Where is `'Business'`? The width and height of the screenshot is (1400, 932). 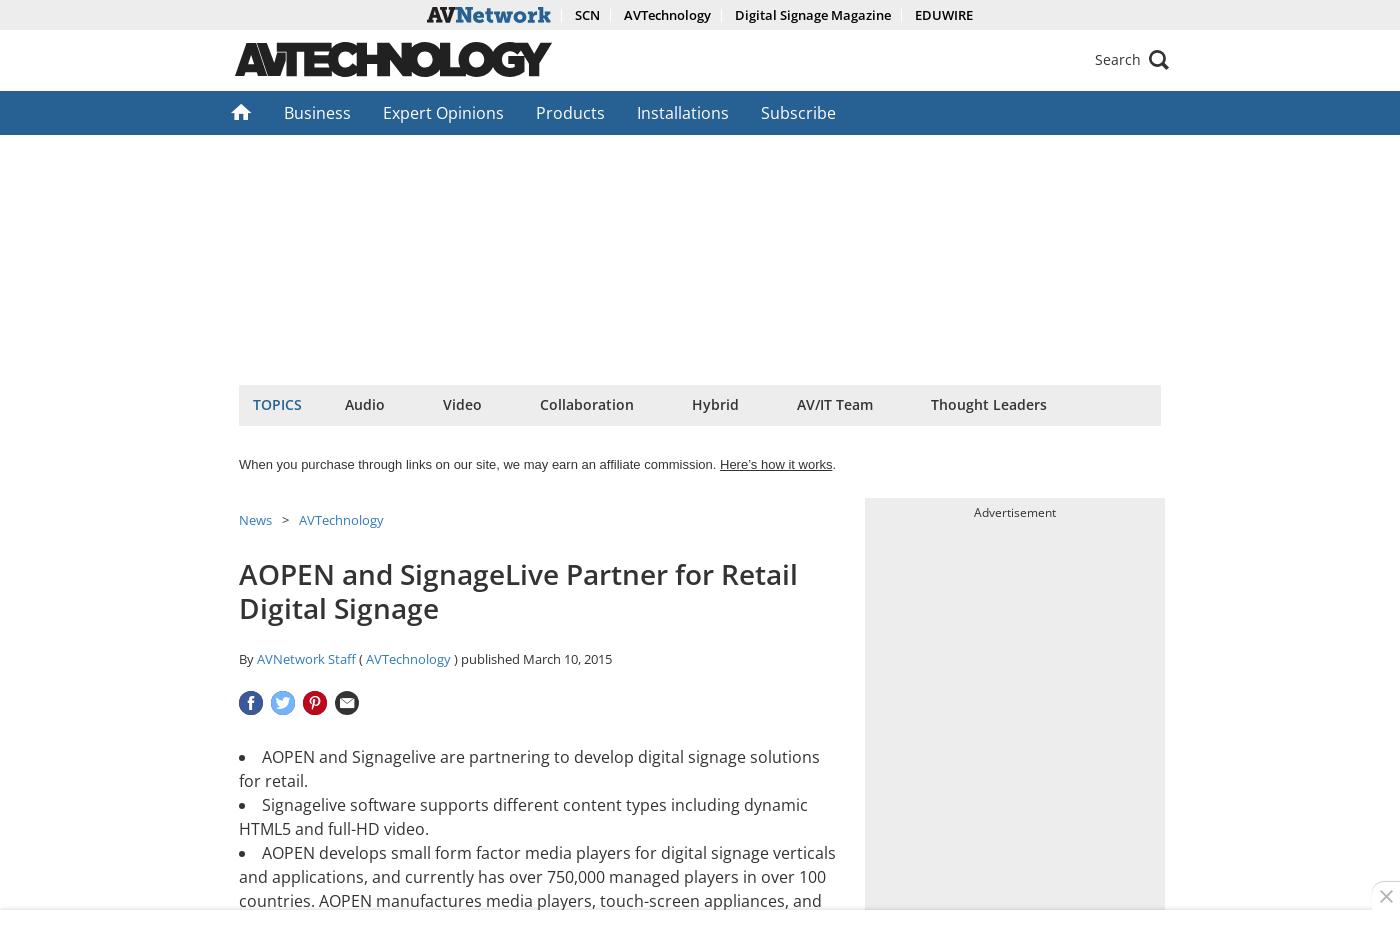
'Business' is located at coordinates (317, 112).